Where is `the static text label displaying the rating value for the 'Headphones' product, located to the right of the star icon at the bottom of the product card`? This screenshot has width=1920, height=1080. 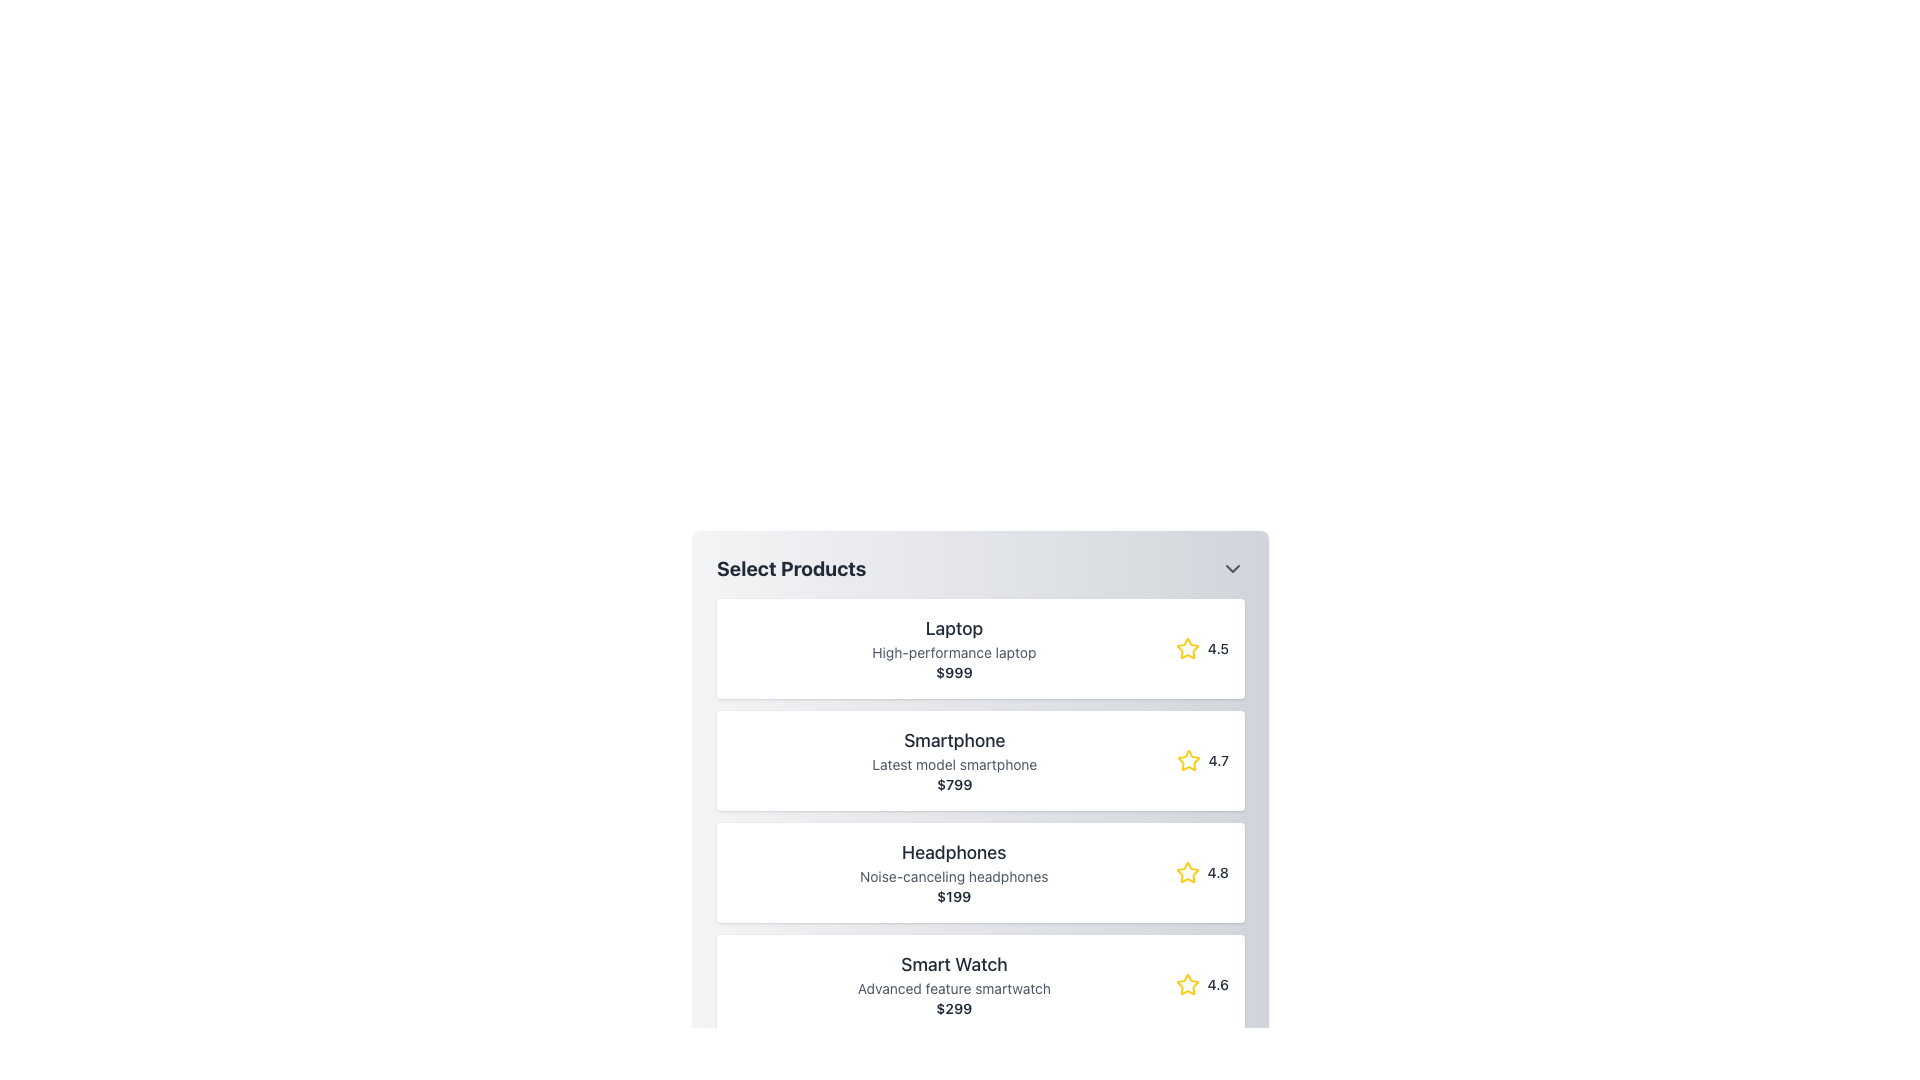
the static text label displaying the rating value for the 'Headphones' product, located to the right of the star icon at the bottom of the product card is located at coordinates (1217, 871).